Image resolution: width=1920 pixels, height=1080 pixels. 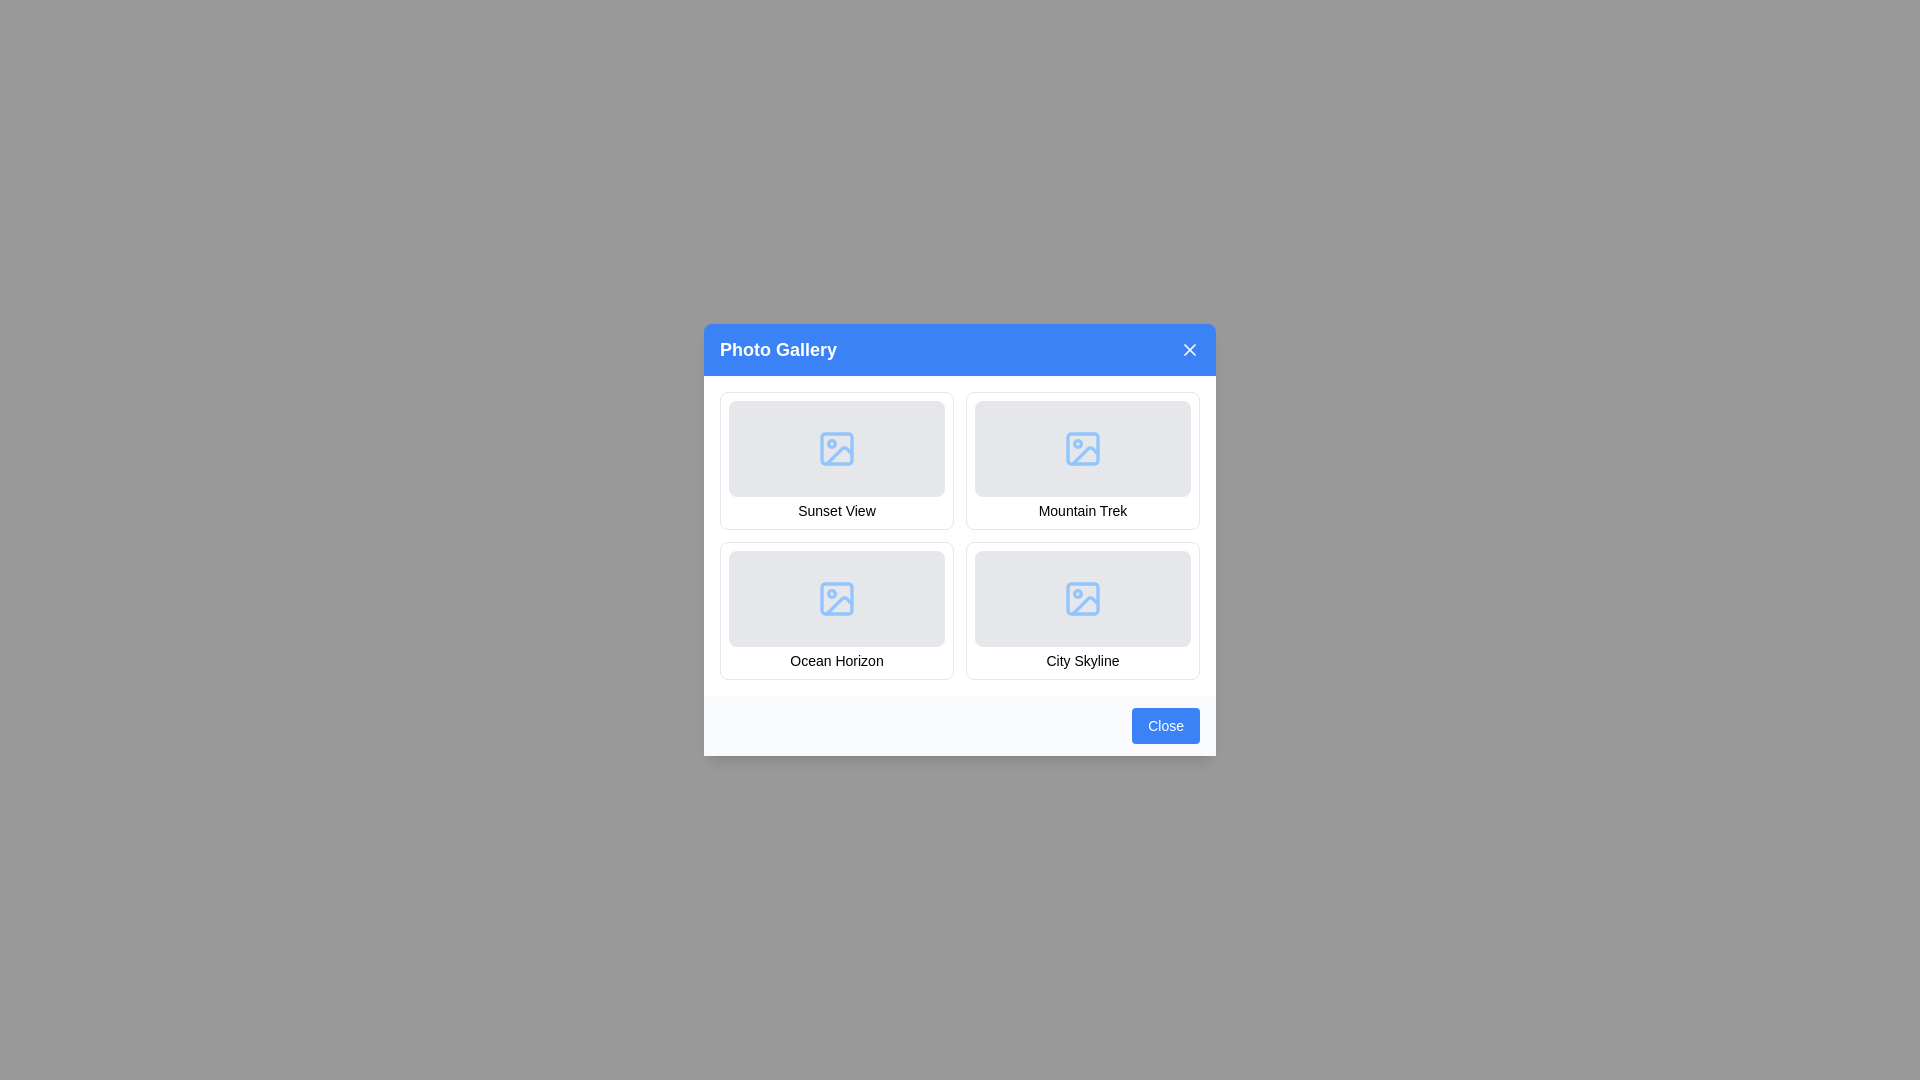 I want to click on the large rounded rectangle image placeholder or button with a gray background and a light blue outlined icon, so click(x=836, y=597).